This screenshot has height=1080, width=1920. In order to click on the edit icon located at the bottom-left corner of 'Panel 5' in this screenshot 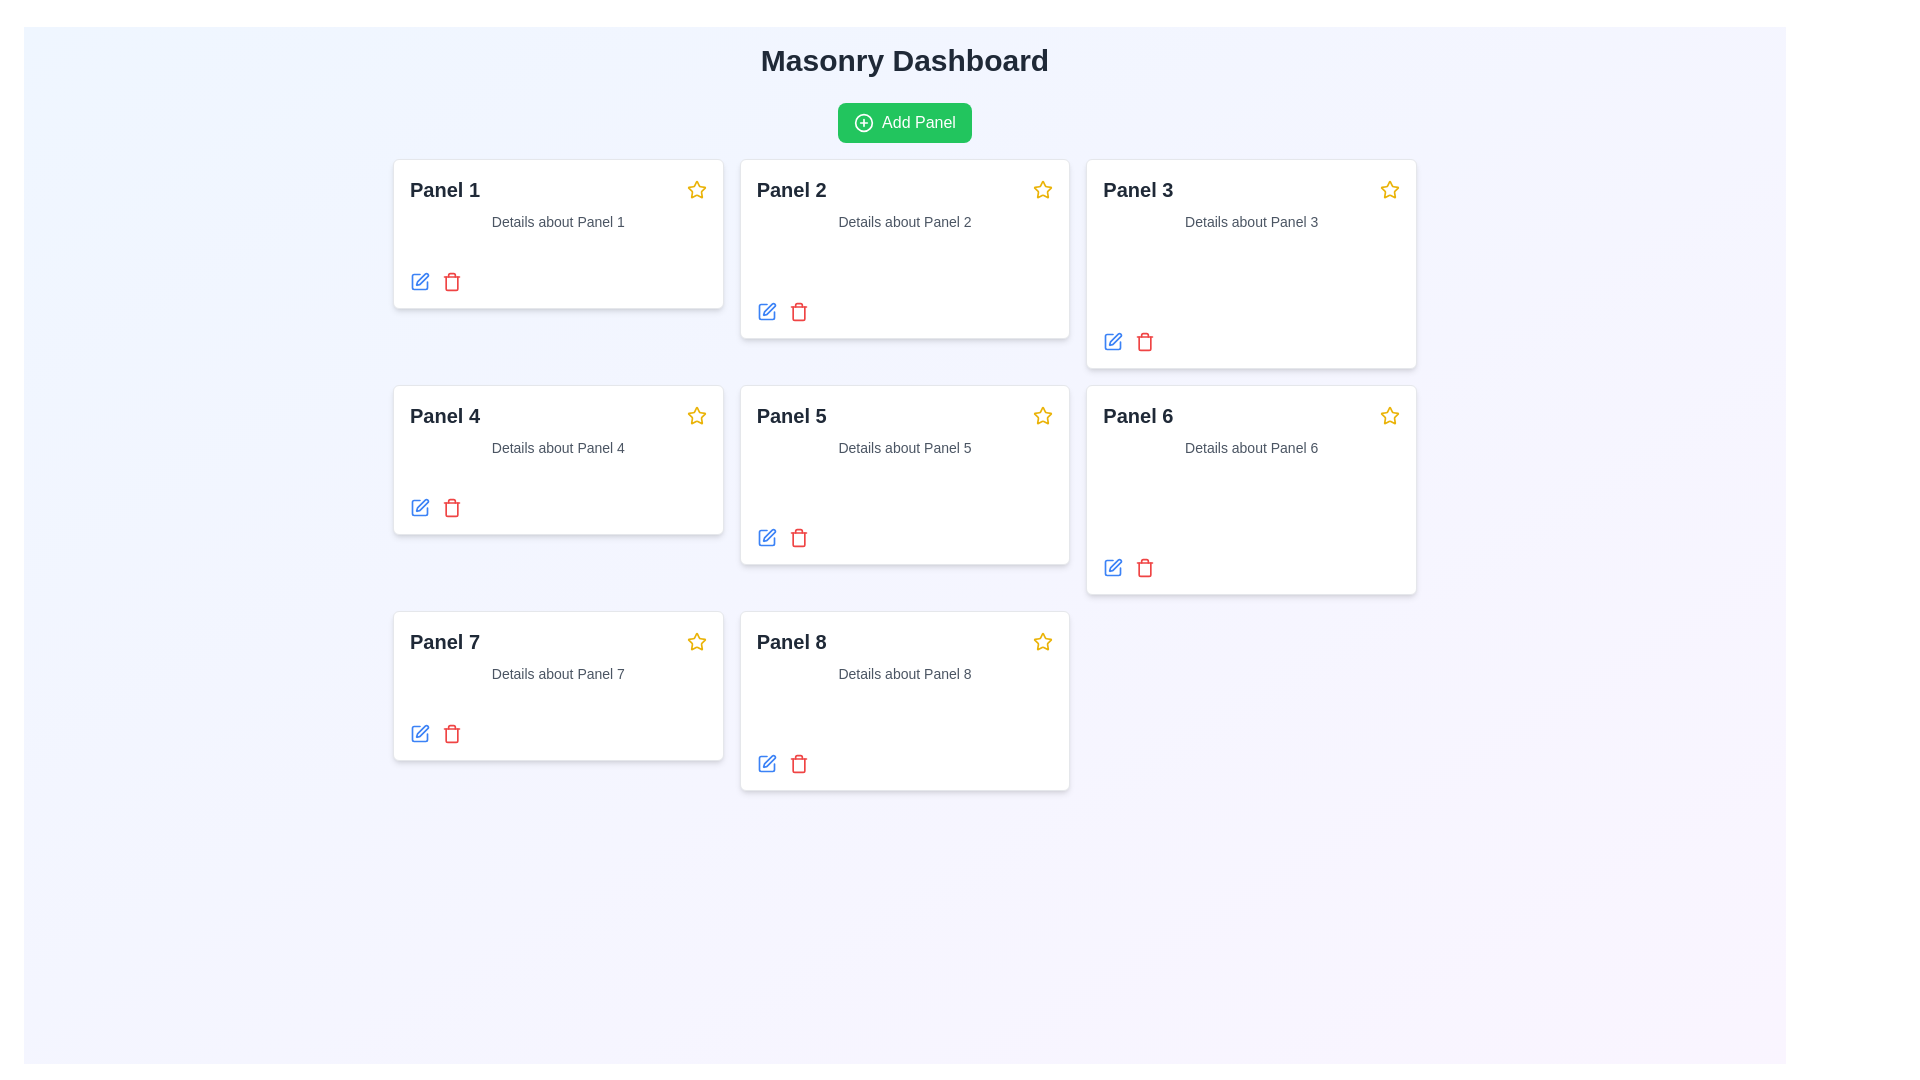, I will do `click(765, 536)`.